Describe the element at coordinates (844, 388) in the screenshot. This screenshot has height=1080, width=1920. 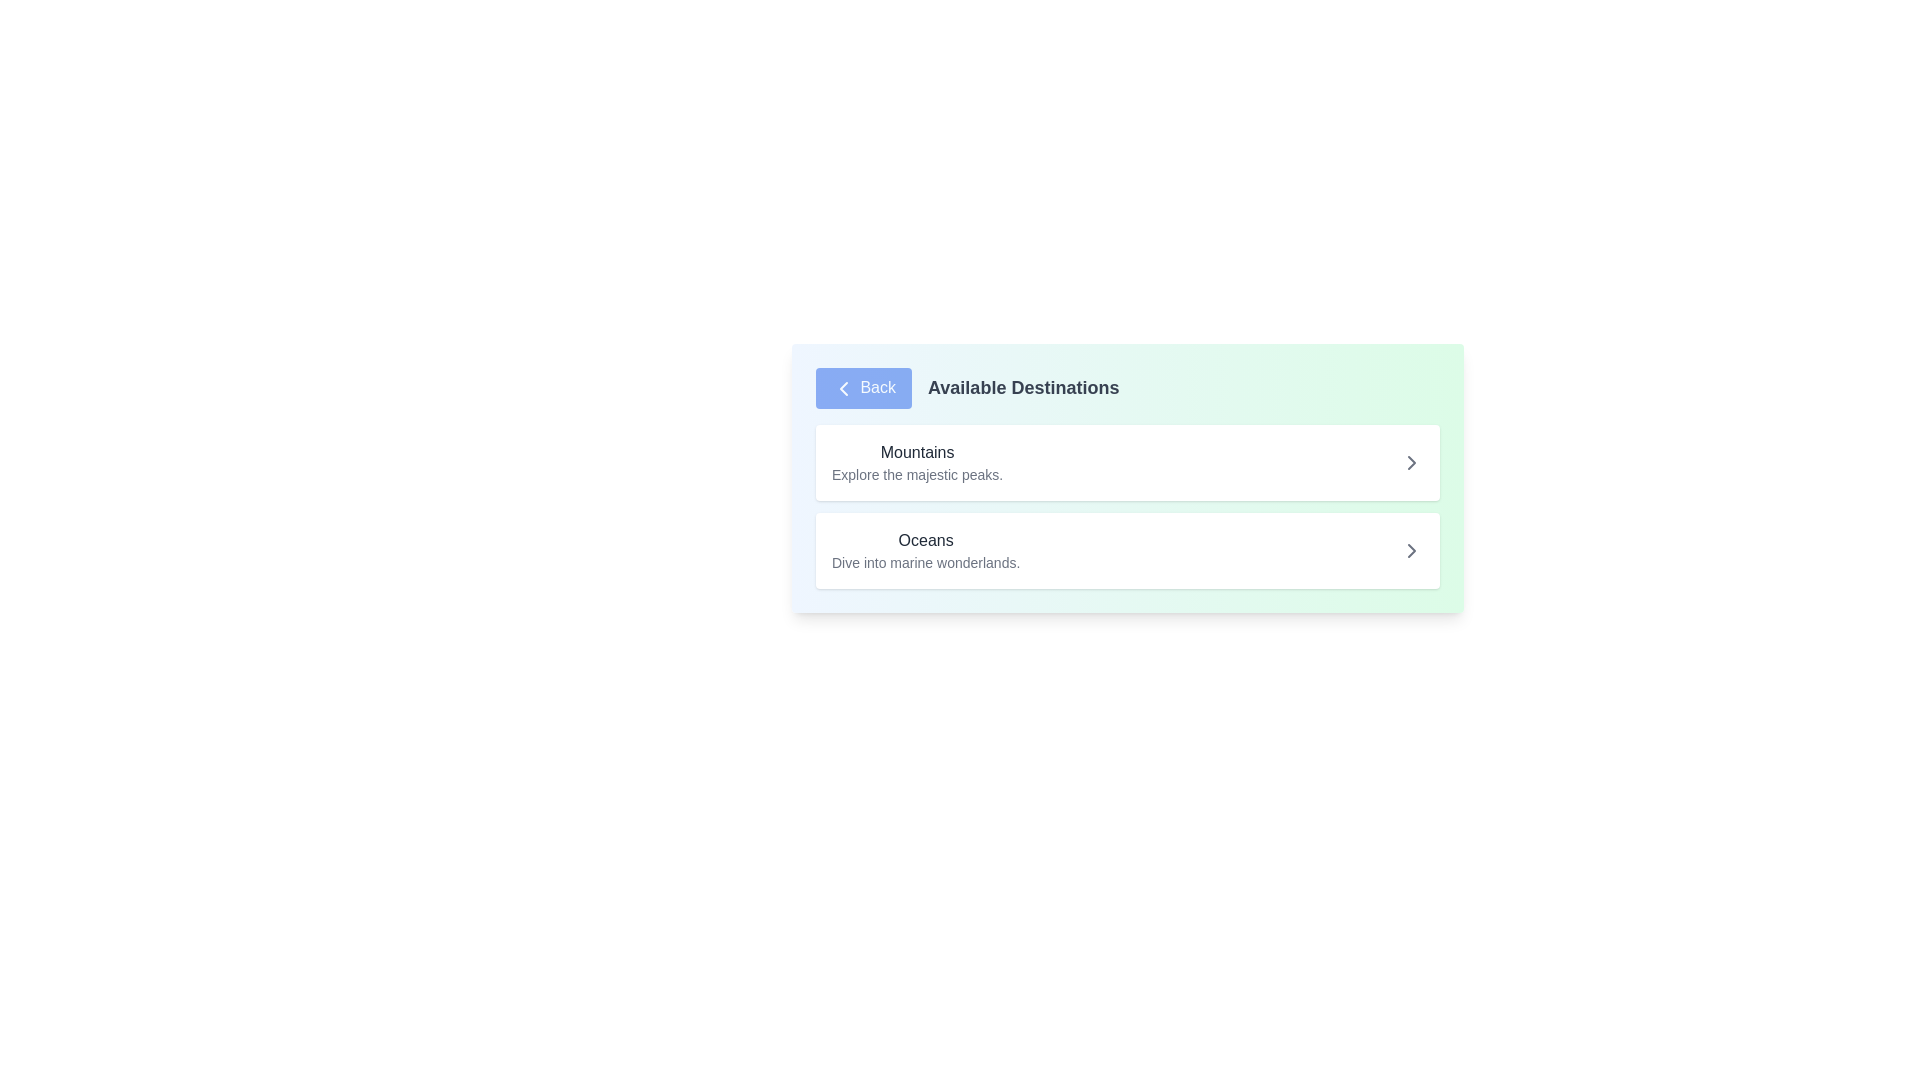
I see `the chevron icon located on the left side of the 'Back' button` at that location.